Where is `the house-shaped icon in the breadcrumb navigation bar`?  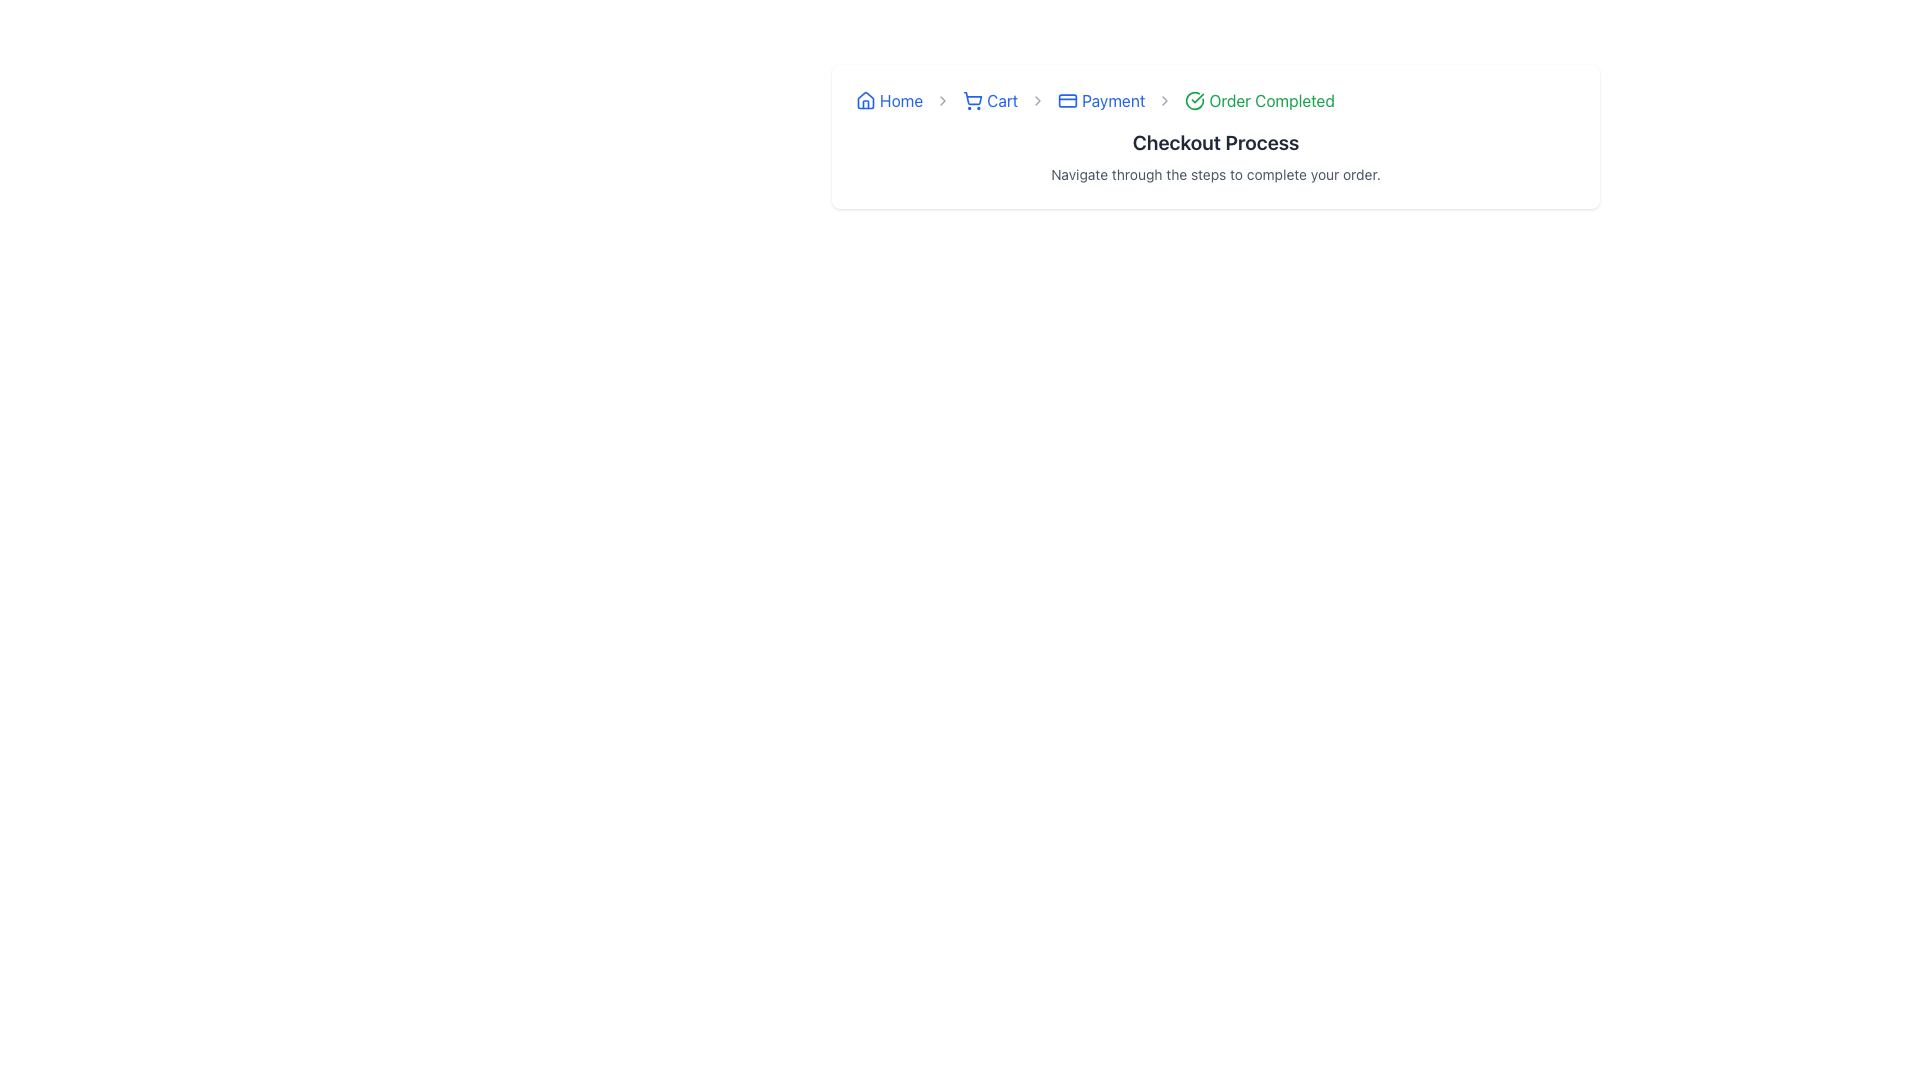
the house-shaped icon in the breadcrumb navigation bar is located at coordinates (865, 100).